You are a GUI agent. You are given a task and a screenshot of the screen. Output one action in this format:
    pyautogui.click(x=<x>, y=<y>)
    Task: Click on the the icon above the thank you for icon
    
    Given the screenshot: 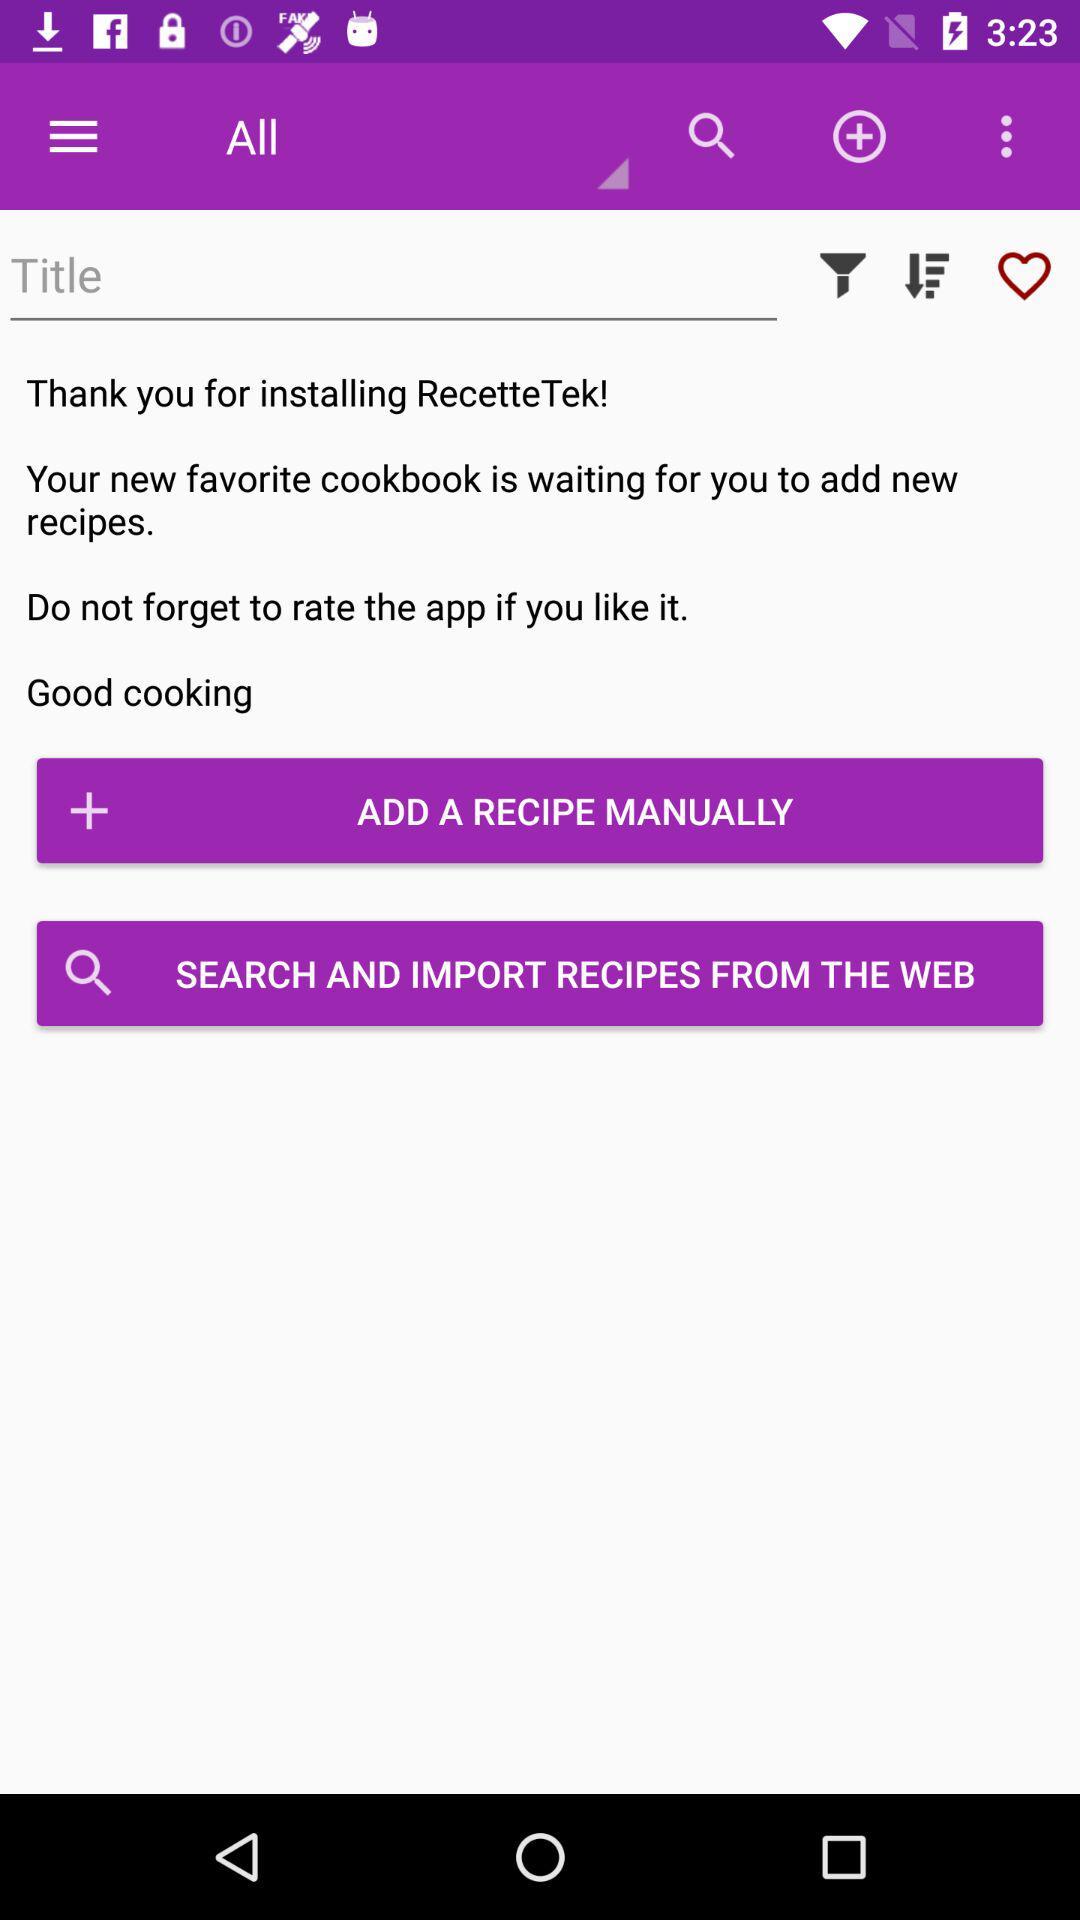 What is the action you would take?
    pyautogui.click(x=926, y=274)
    